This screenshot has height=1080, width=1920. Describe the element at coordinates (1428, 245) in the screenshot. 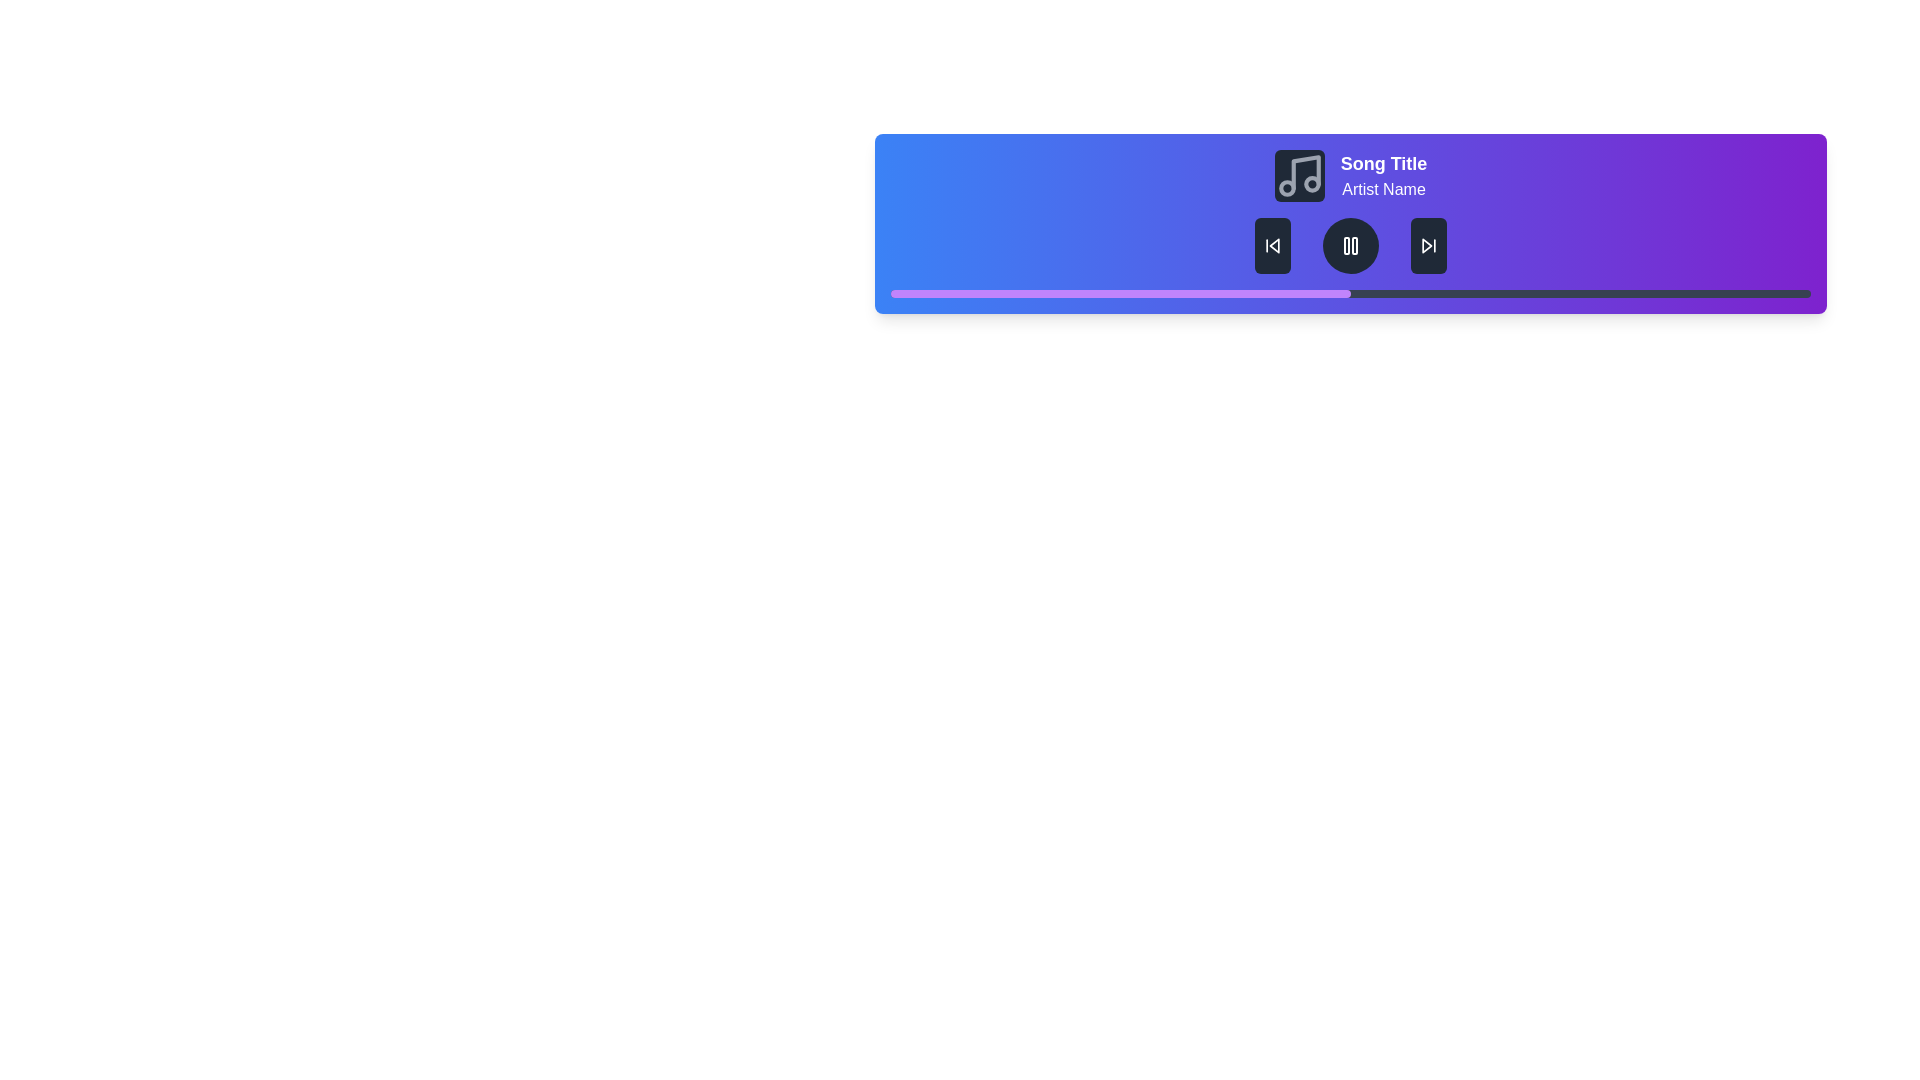

I see `the 'Skip Forward' button located at the rightmost position in the media player interface to skip to the next track` at that location.